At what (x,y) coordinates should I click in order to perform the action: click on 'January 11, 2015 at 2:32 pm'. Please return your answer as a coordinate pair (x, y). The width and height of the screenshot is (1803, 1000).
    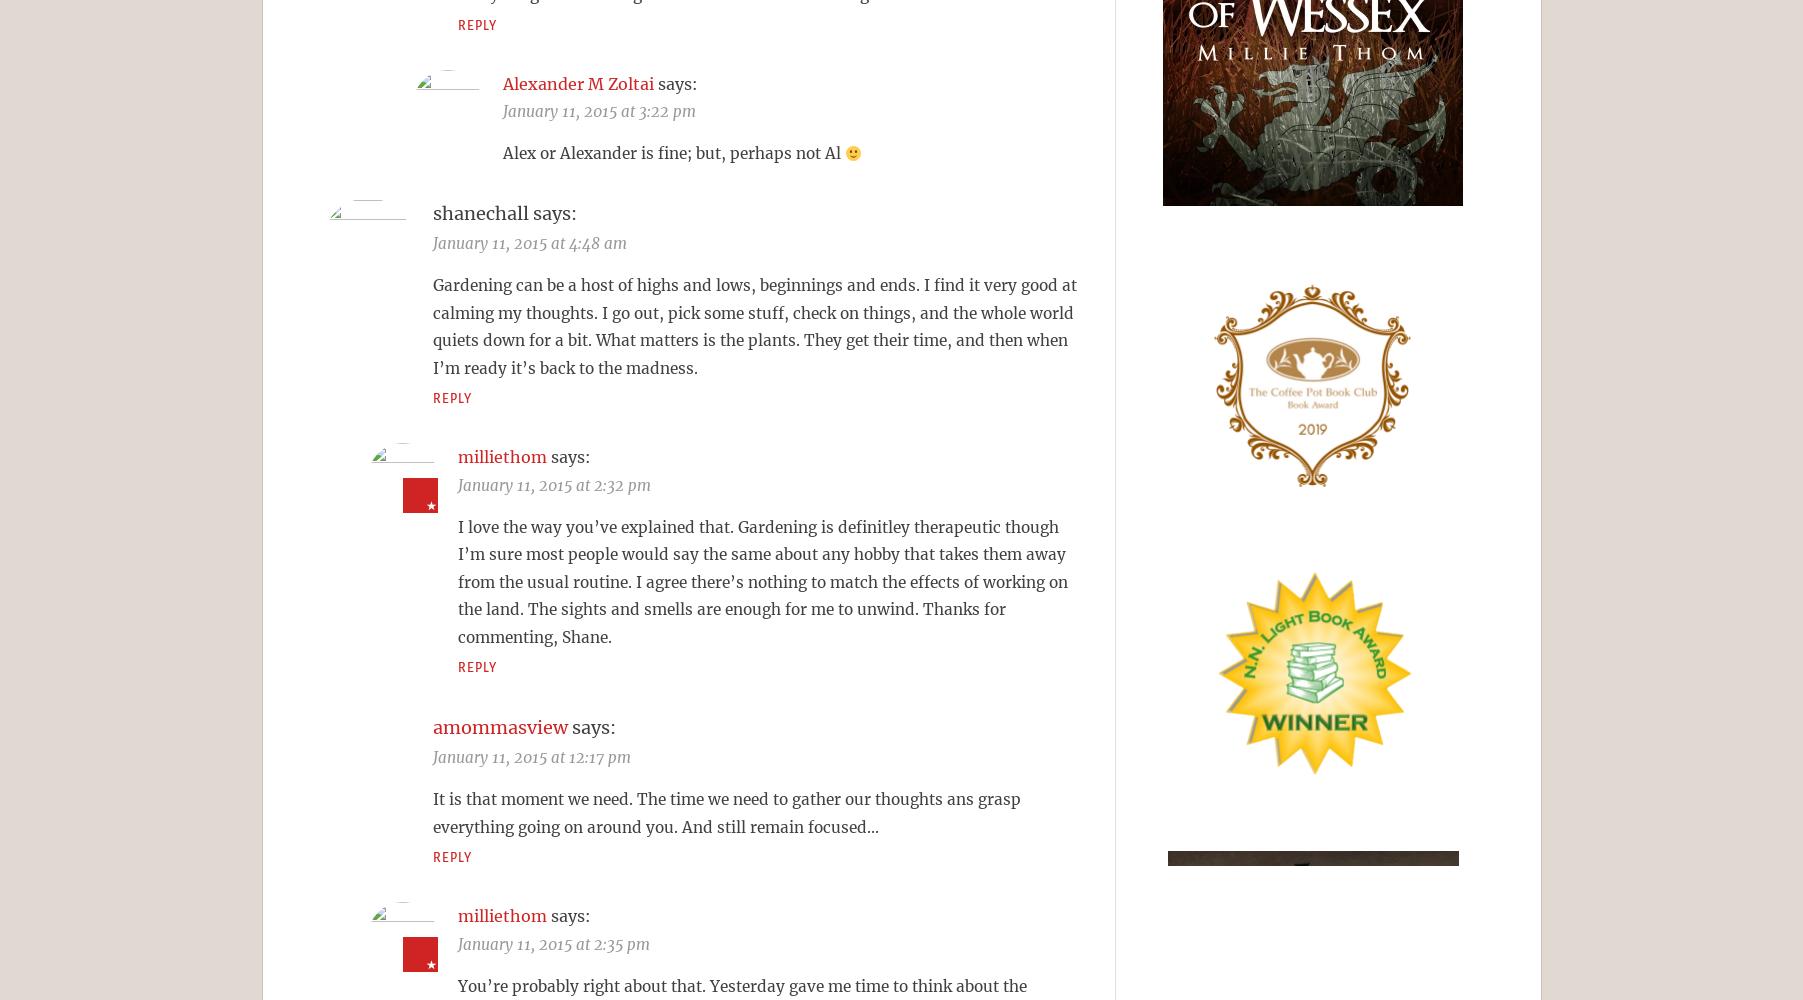
    Looking at the image, I should click on (457, 483).